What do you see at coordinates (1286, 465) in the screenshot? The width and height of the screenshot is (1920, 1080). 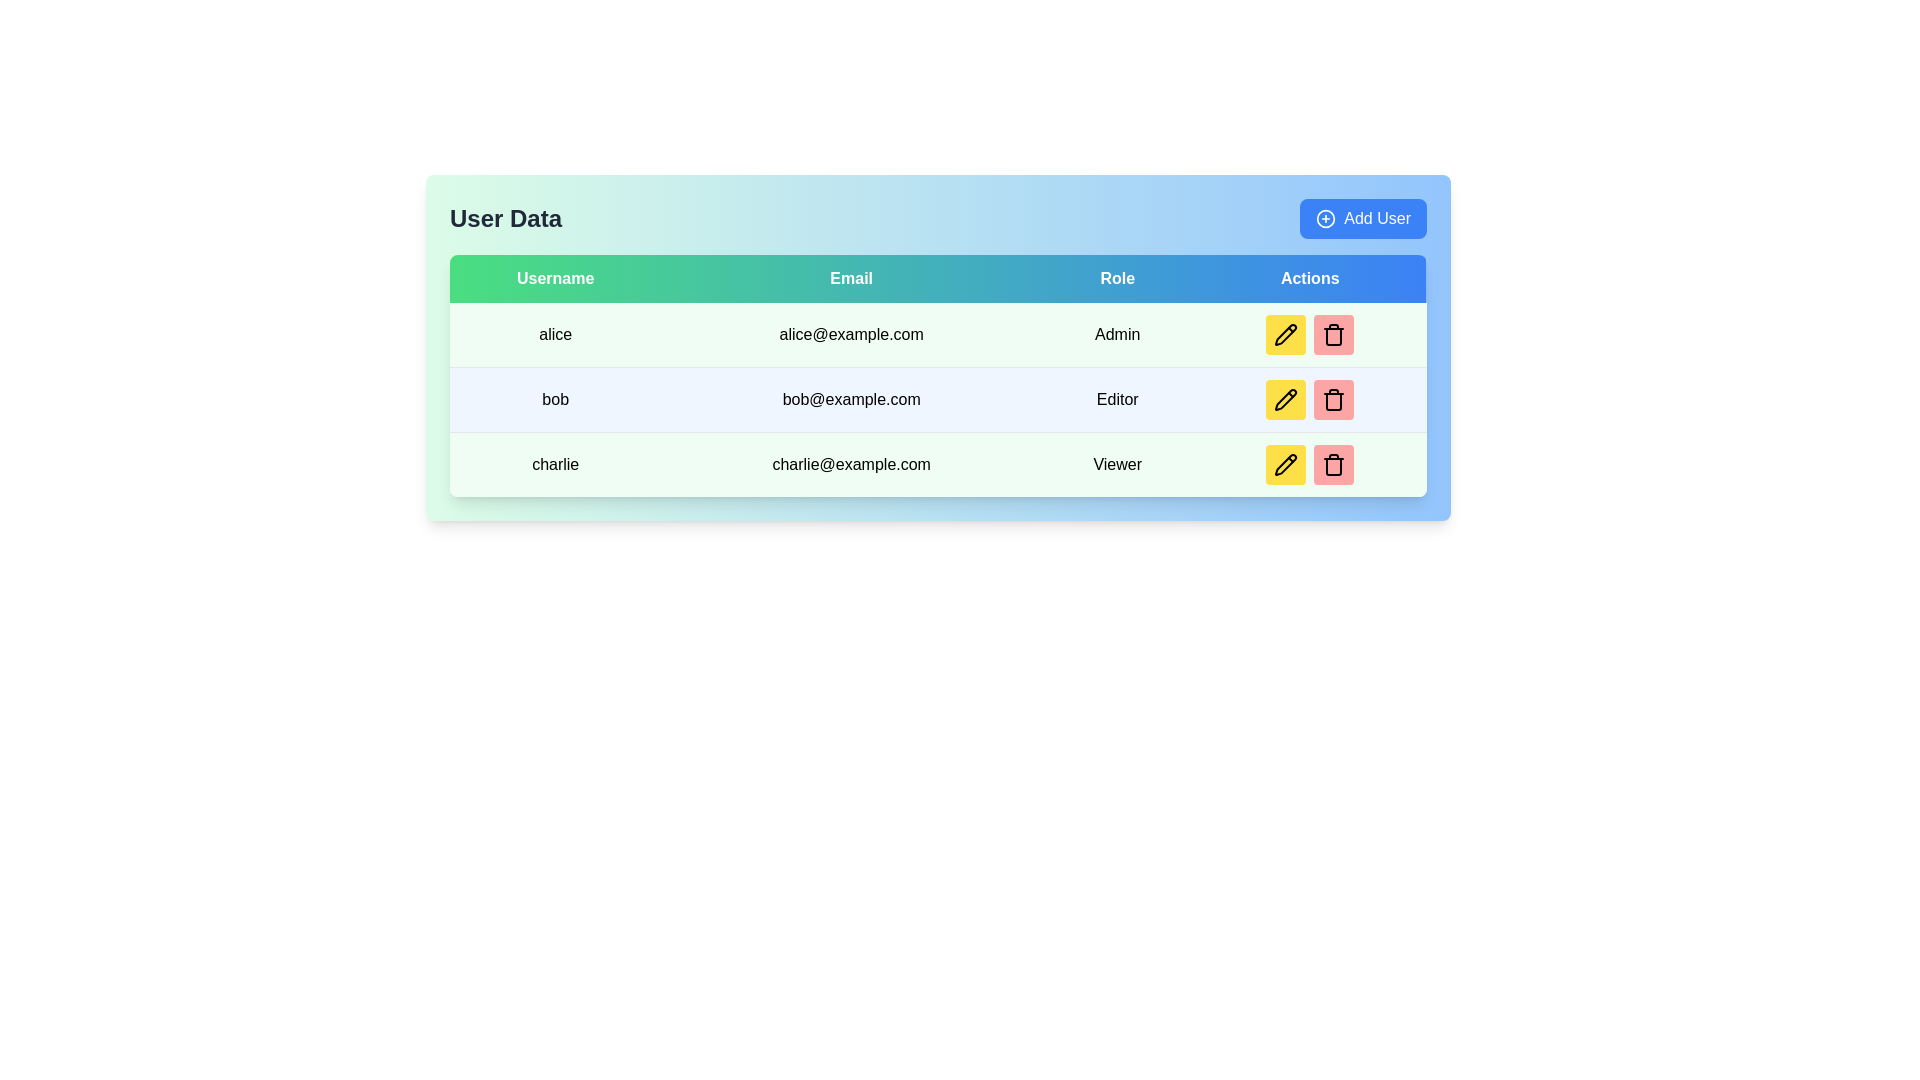 I see `the black pencil-shaped icon button located in the 'Actions' column for the user 'charlie' to initiate editing this user's details` at bounding box center [1286, 465].